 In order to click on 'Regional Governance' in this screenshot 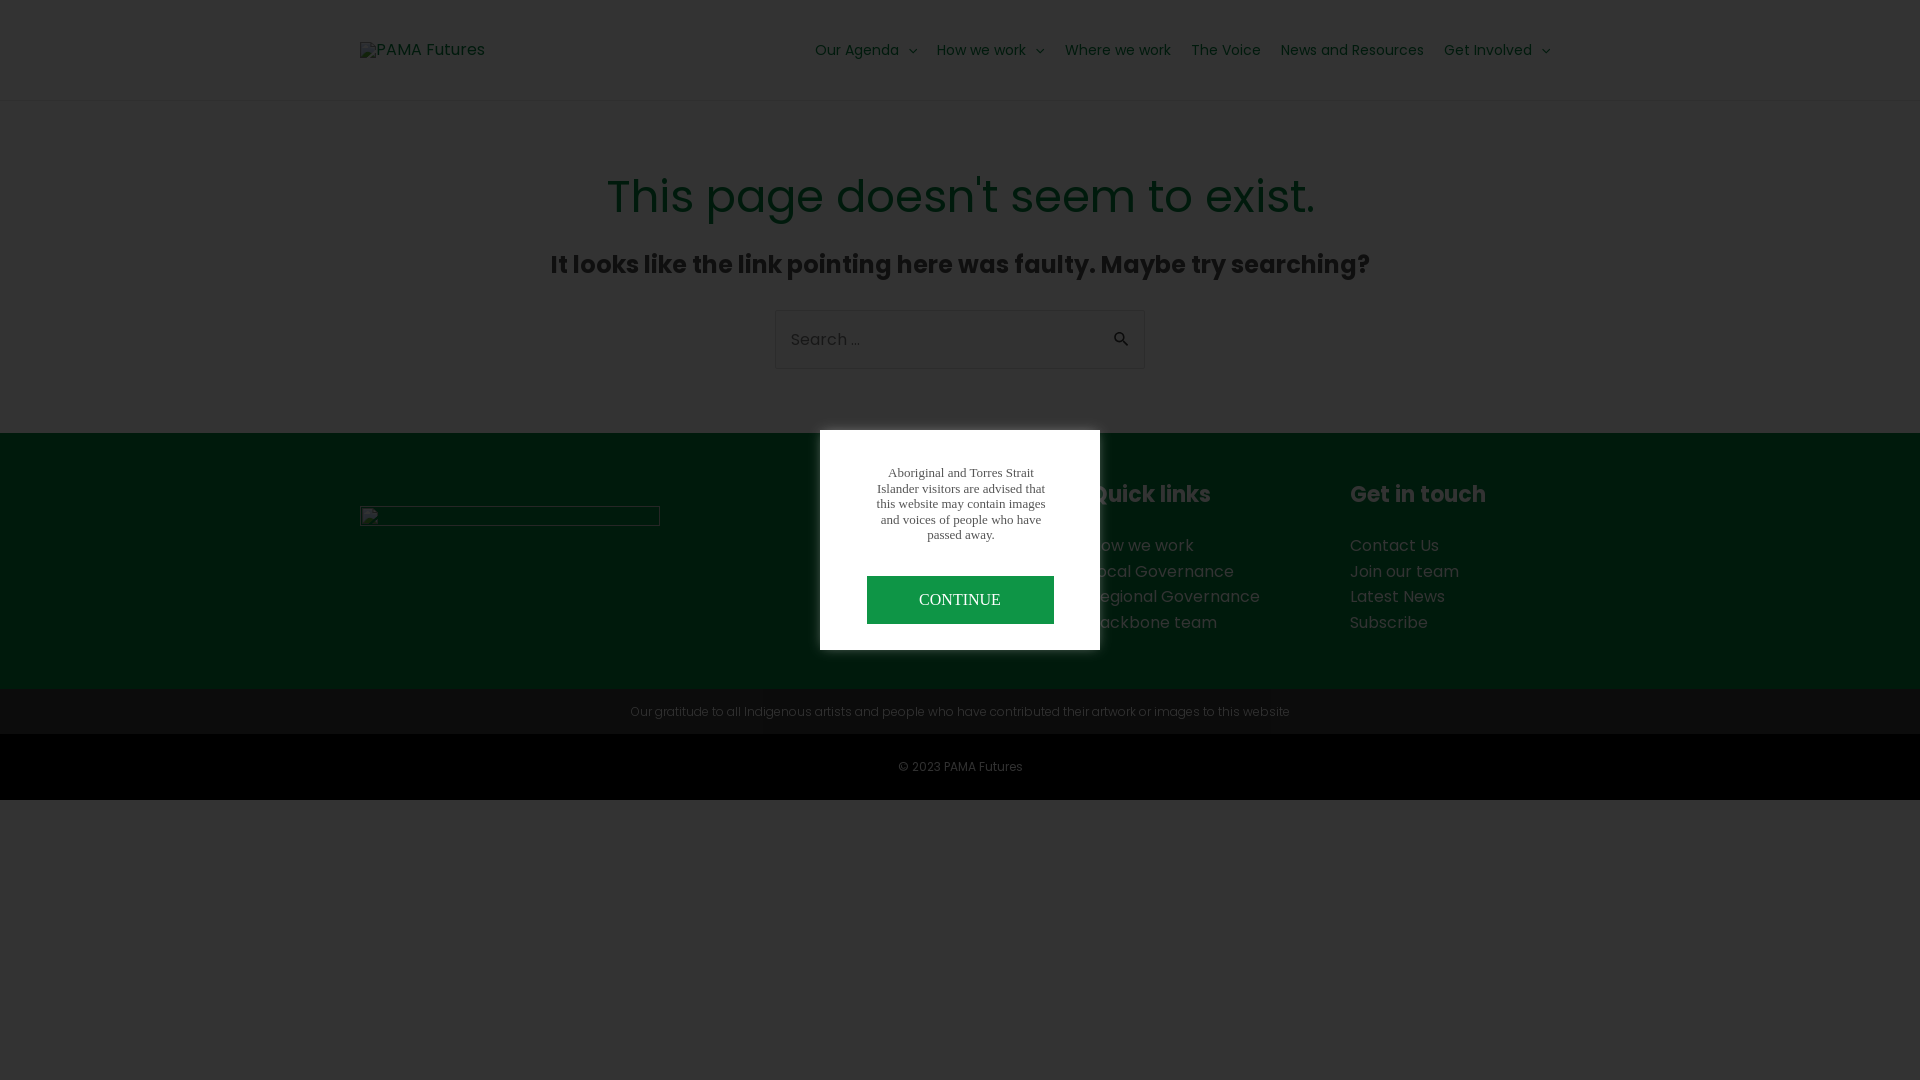, I will do `click(1175, 595)`.